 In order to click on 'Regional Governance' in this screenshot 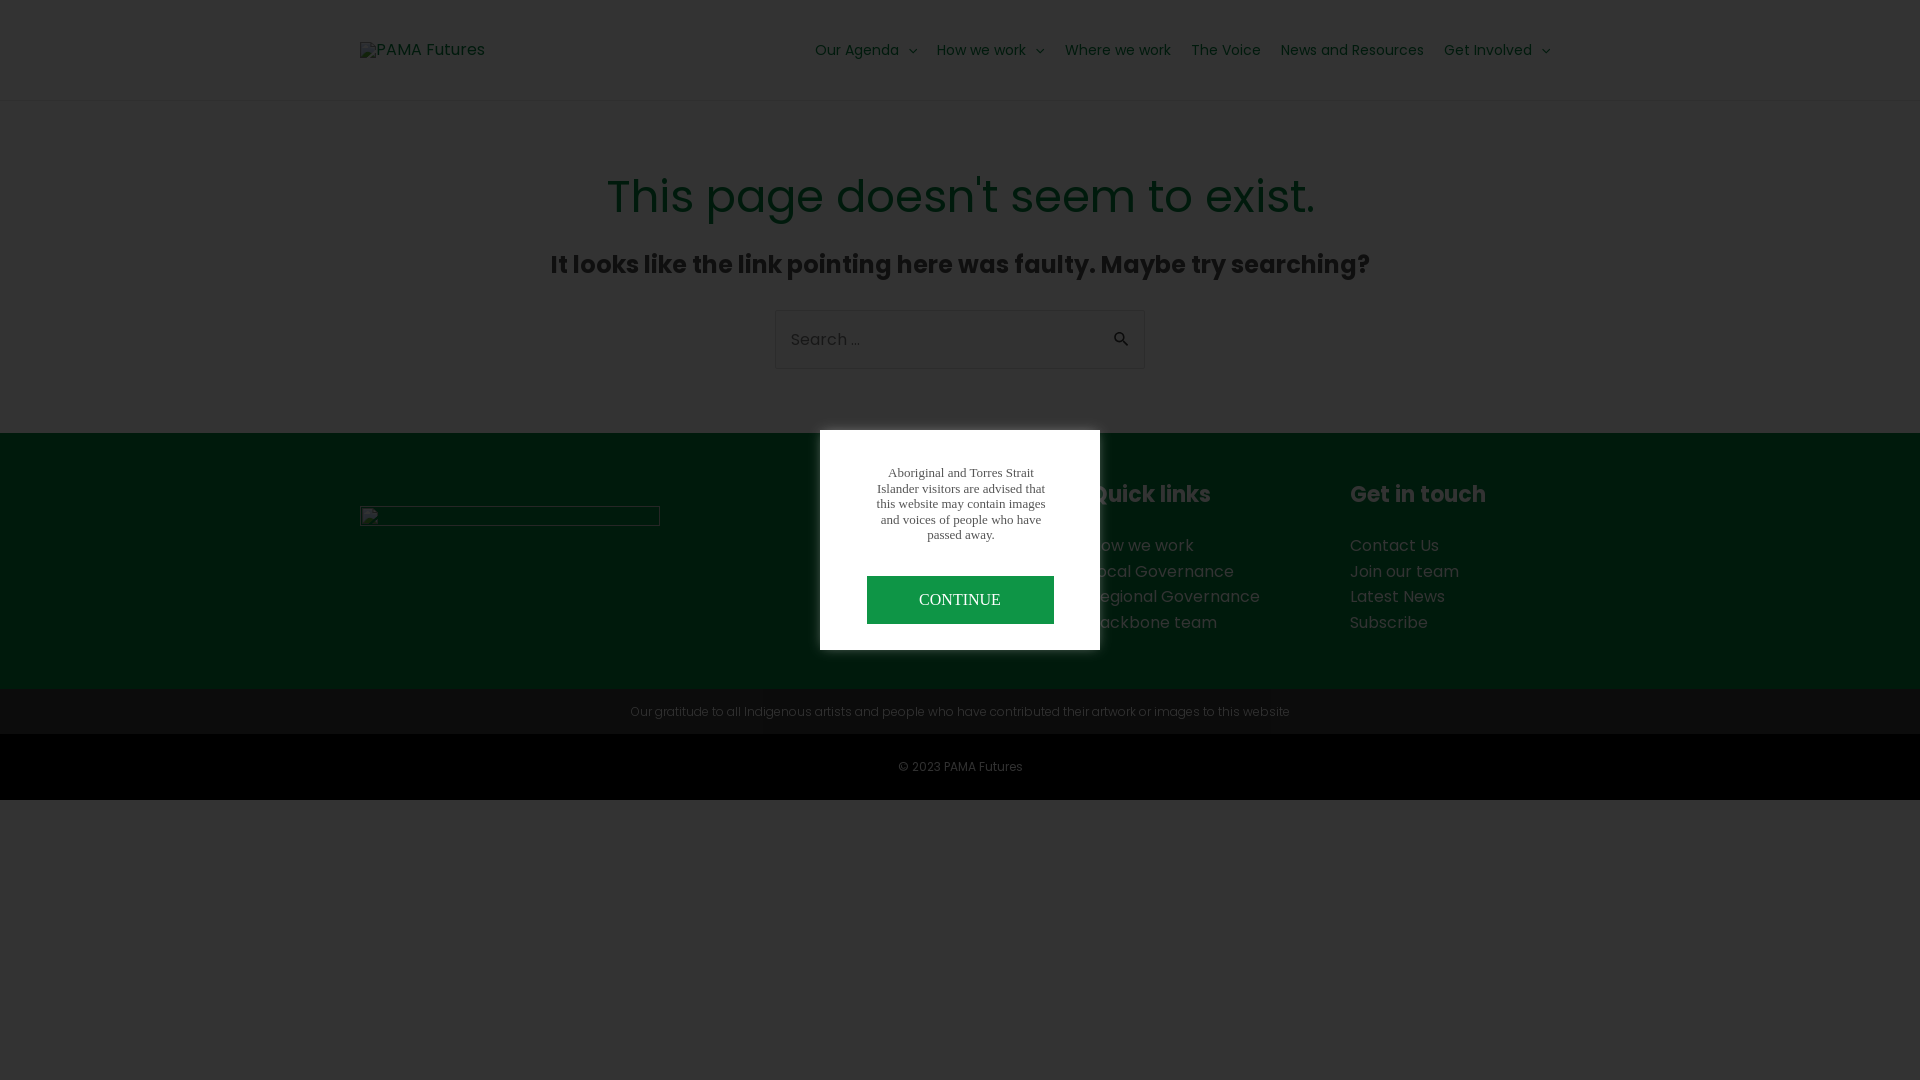, I will do `click(1175, 595)`.